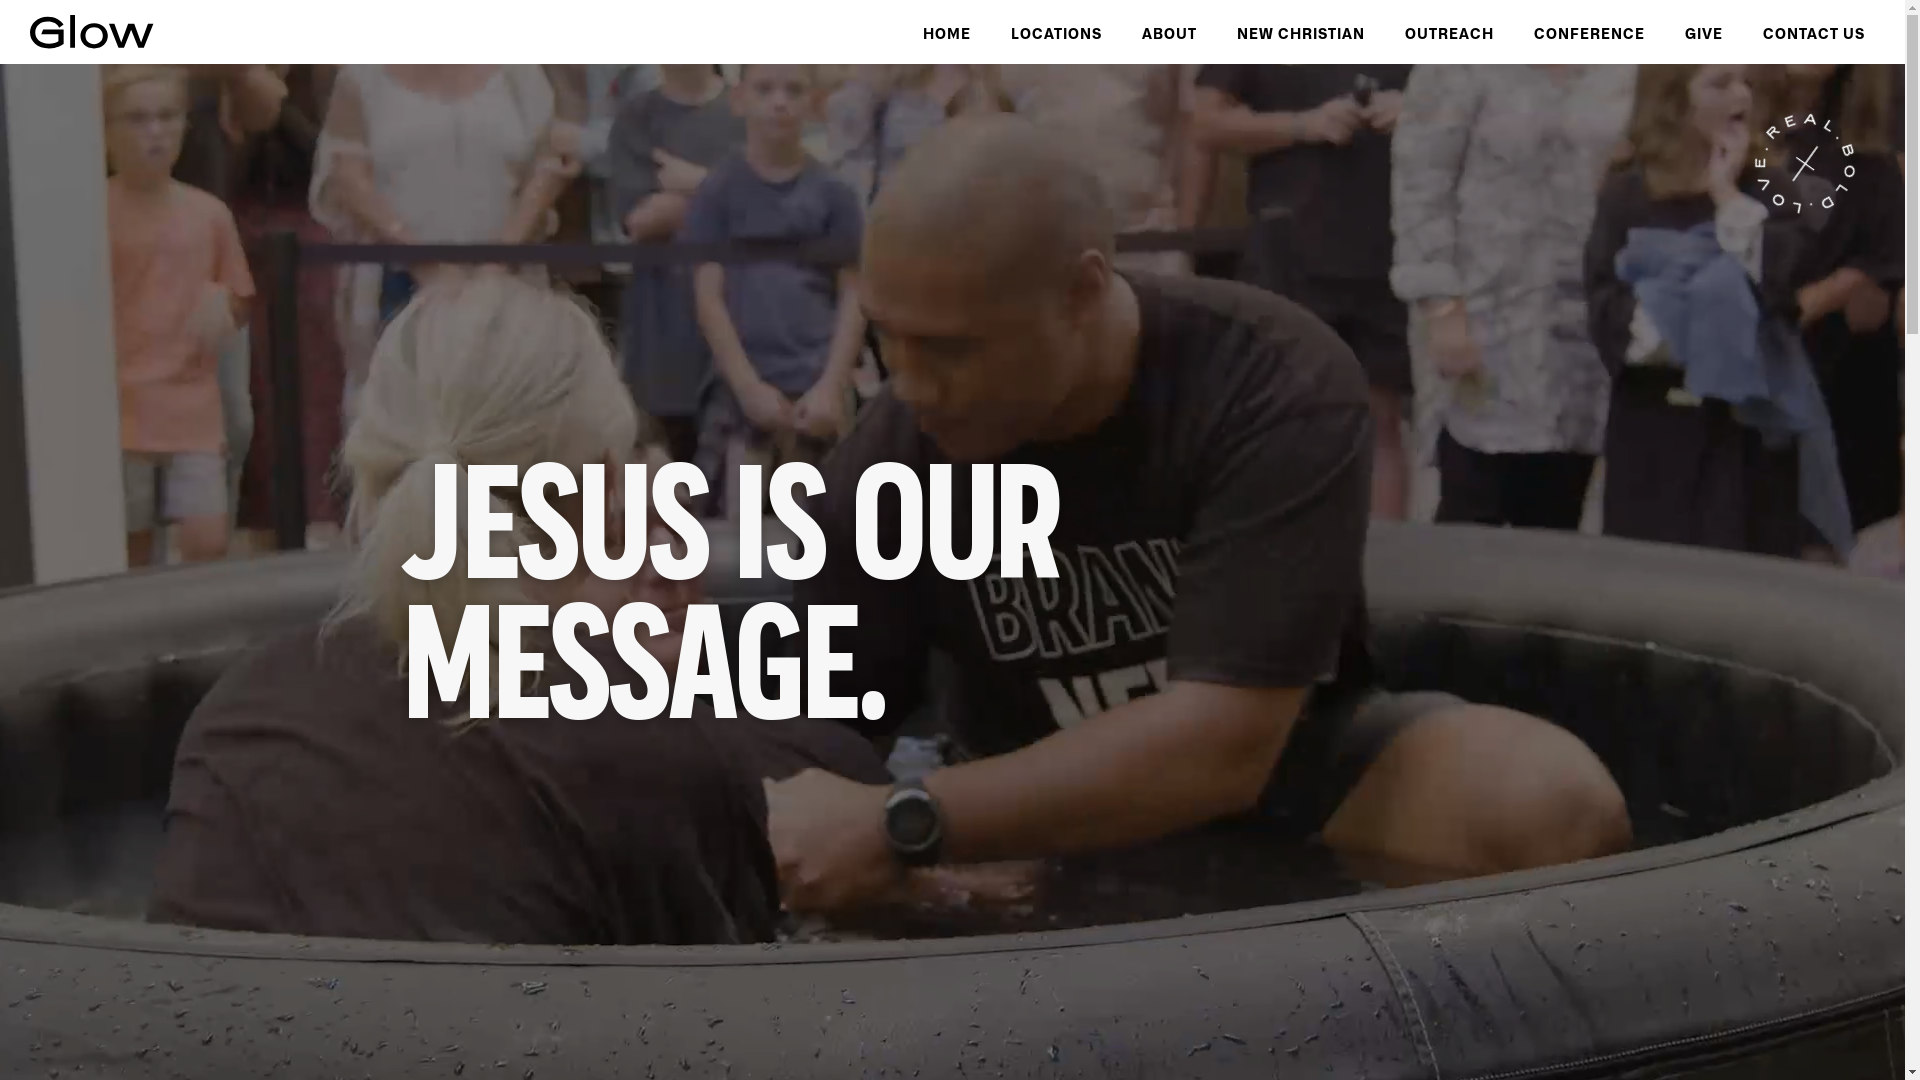  Describe the element at coordinates (1703, 31) in the screenshot. I see `'GIVE'` at that location.